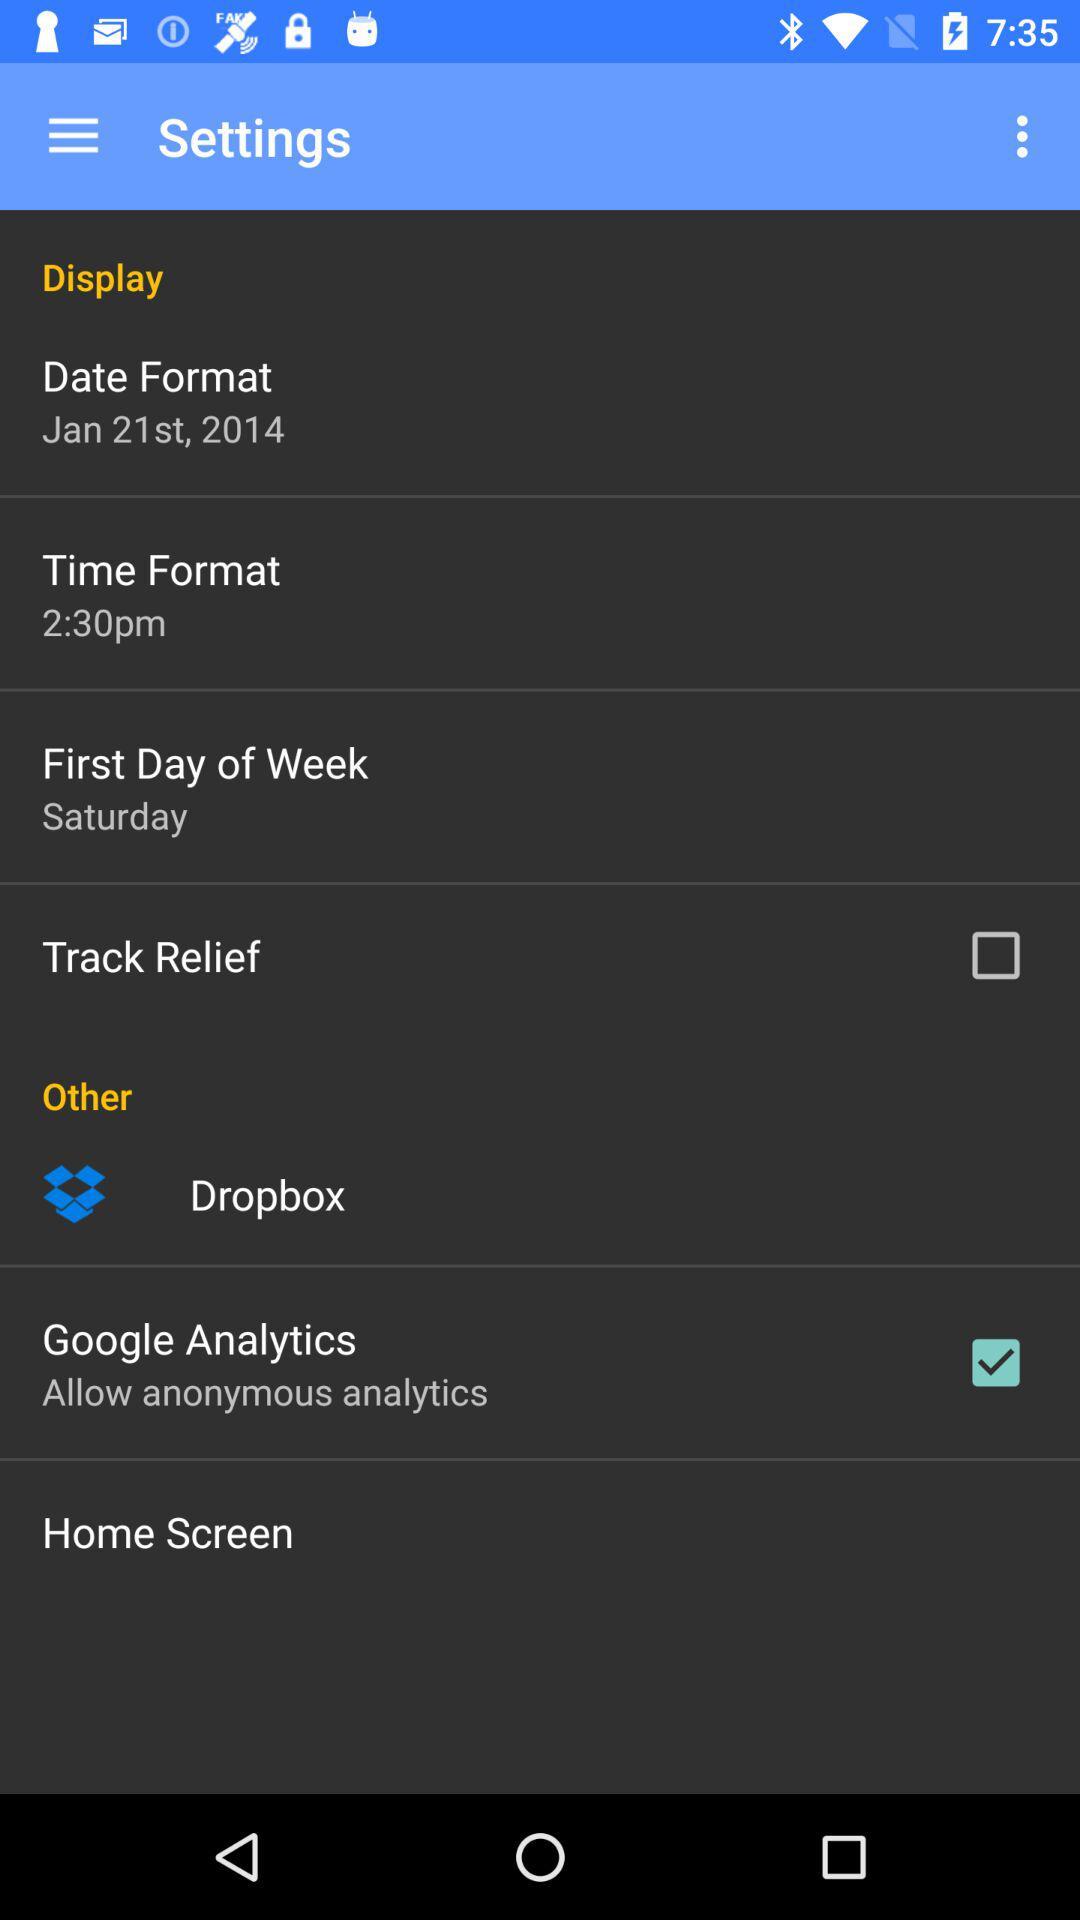 The width and height of the screenshot is (1080, 1920). What do you see at coordinates (540, 1073) in the screenshot?
I see `the other icon` at bounding box center [540, 1073].